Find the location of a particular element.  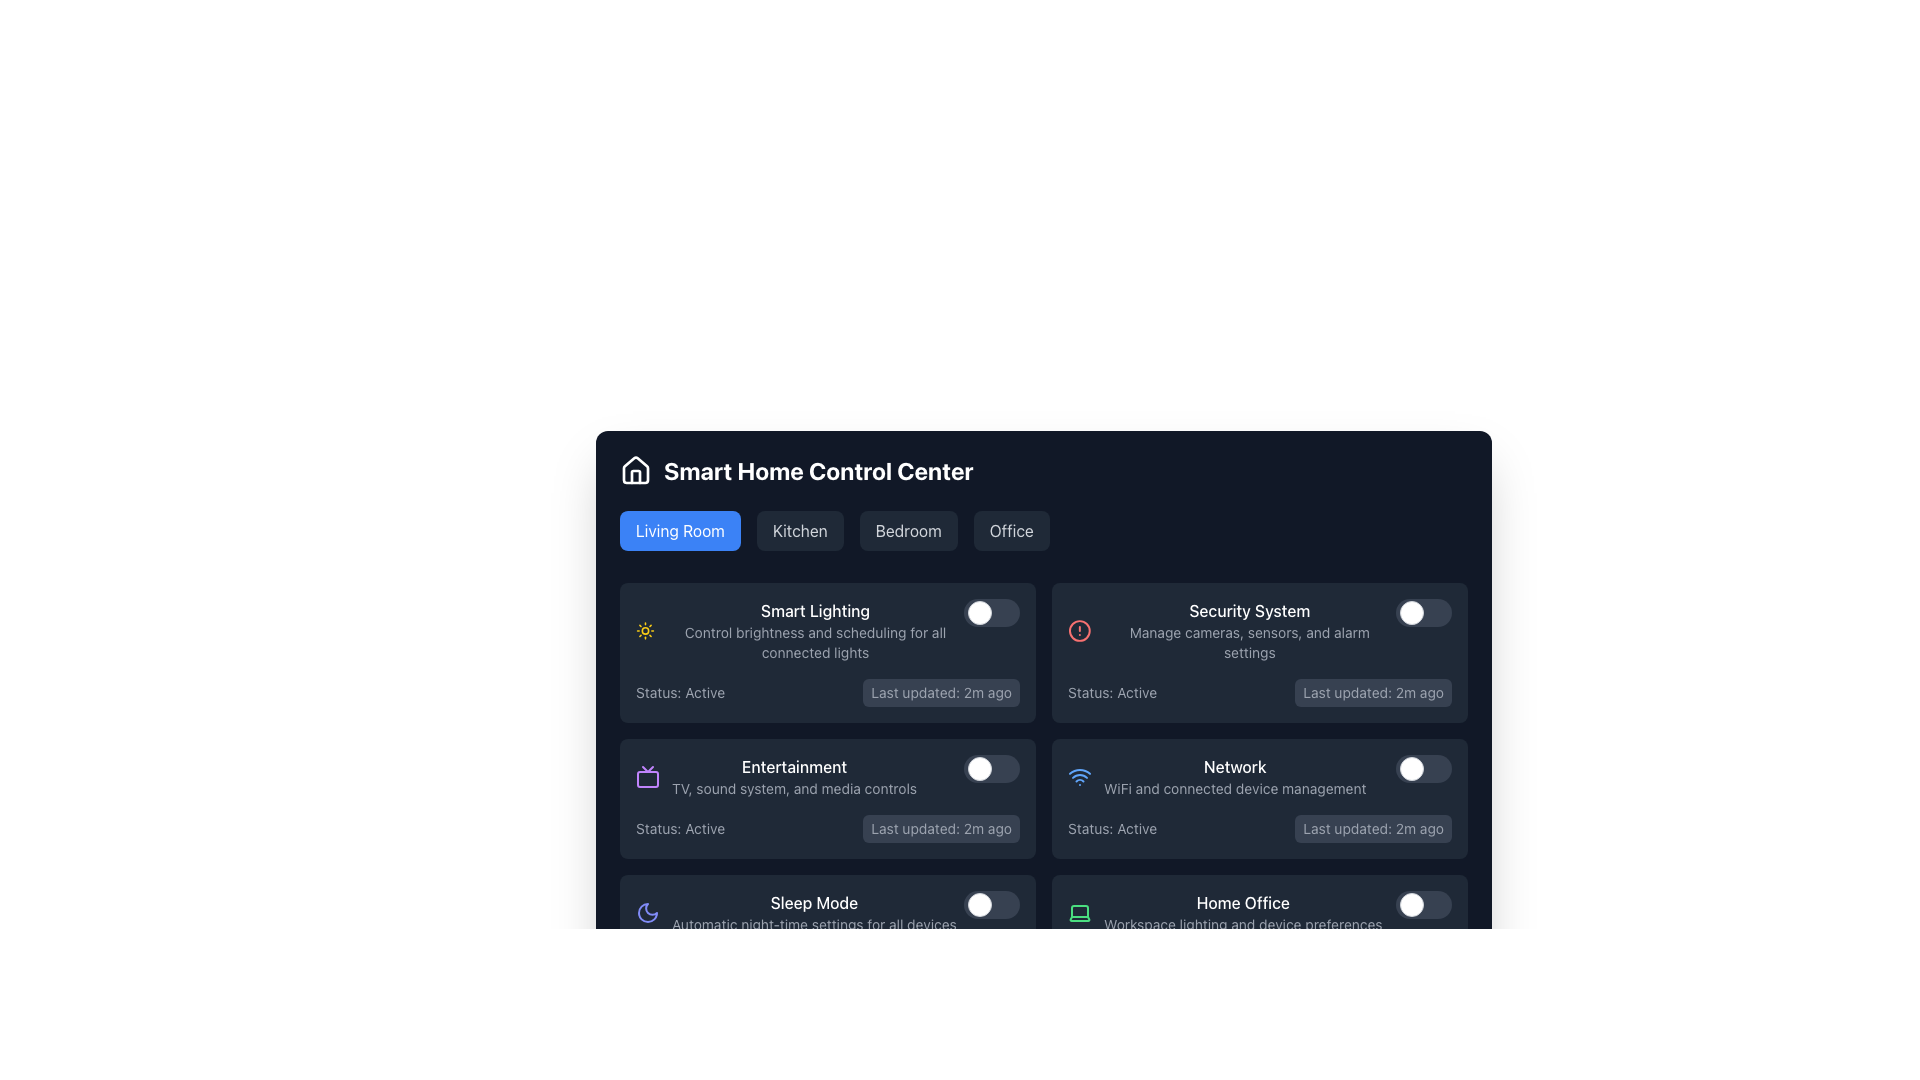

the text label displaying 'Last updated: 2m ago' with a dark gray background, located in the bottom-right corner of the 'Entertainment' card is located at coordinates (940, 829).